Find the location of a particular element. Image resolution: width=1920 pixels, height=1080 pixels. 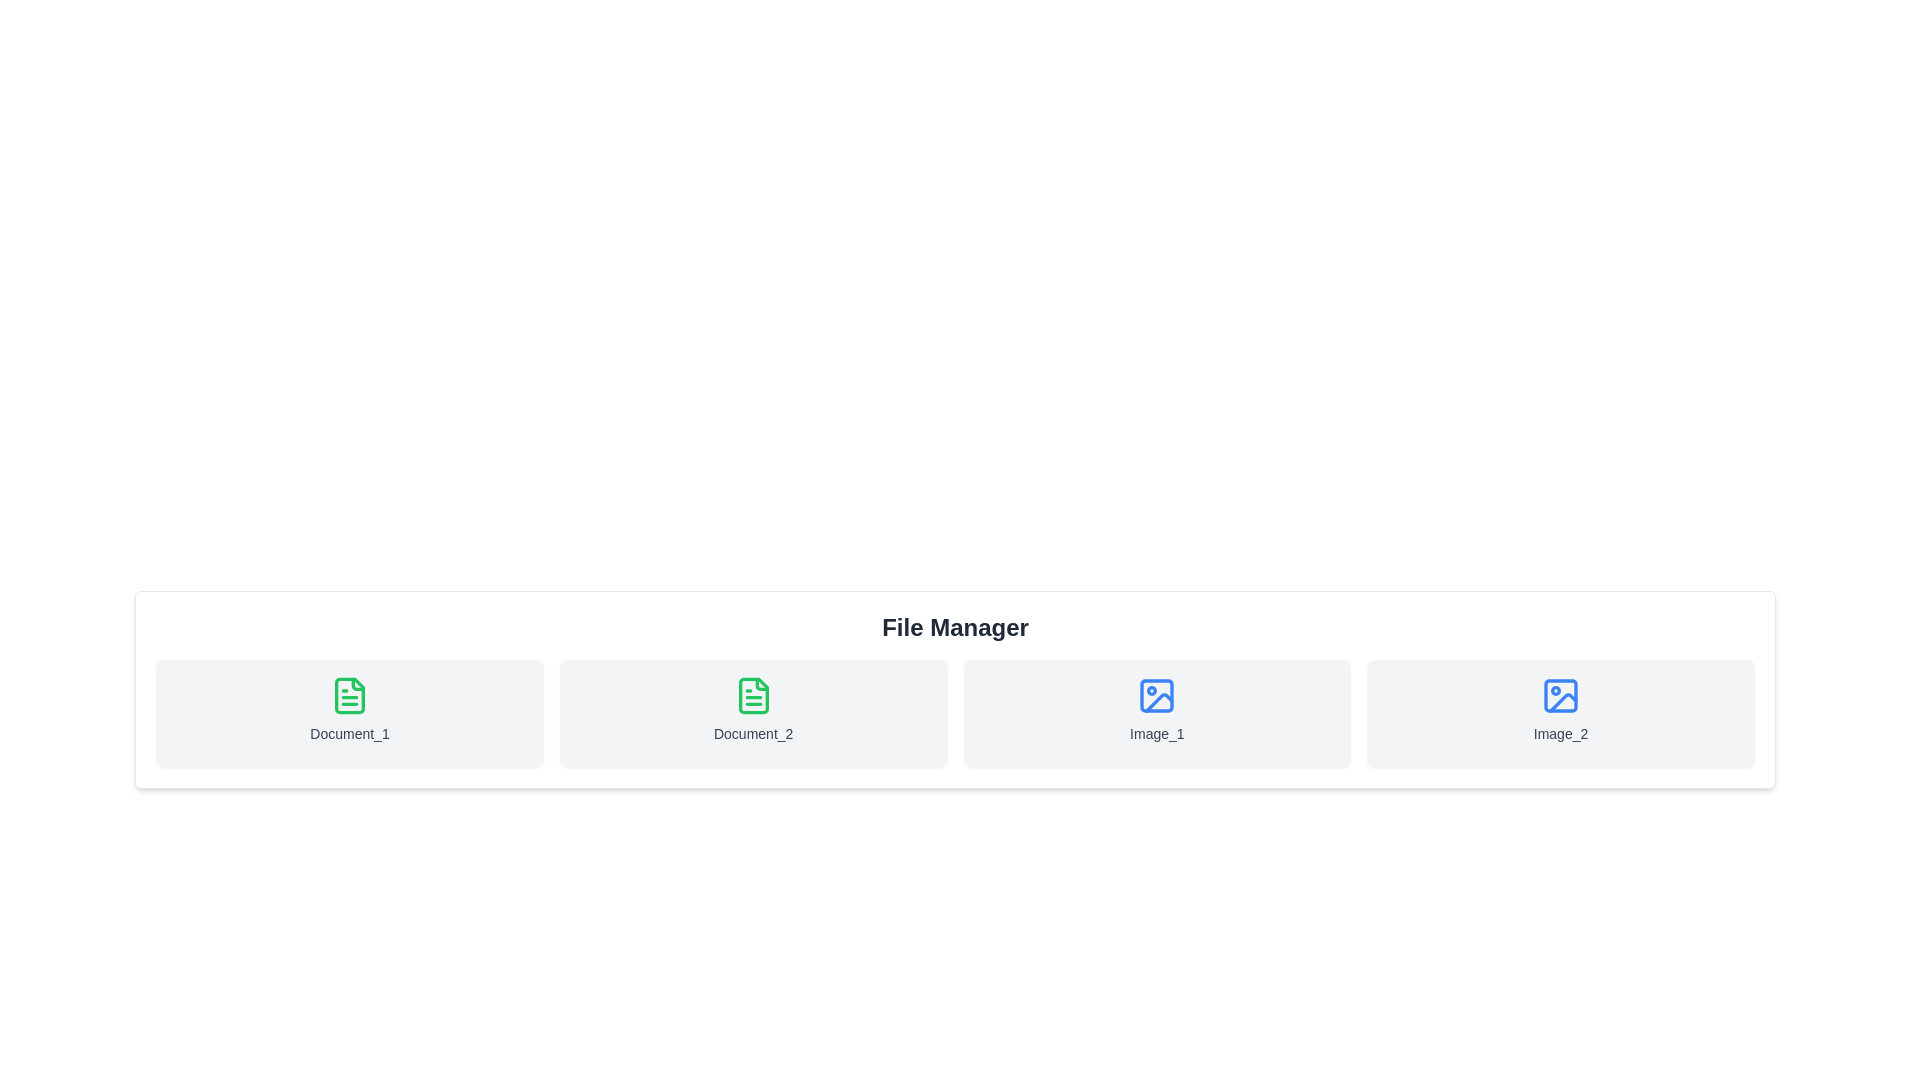

text label displaying 'Image_1' which is in a small gray font, located below the image icon, centered horizontally is located at coordinates (1157, 733).